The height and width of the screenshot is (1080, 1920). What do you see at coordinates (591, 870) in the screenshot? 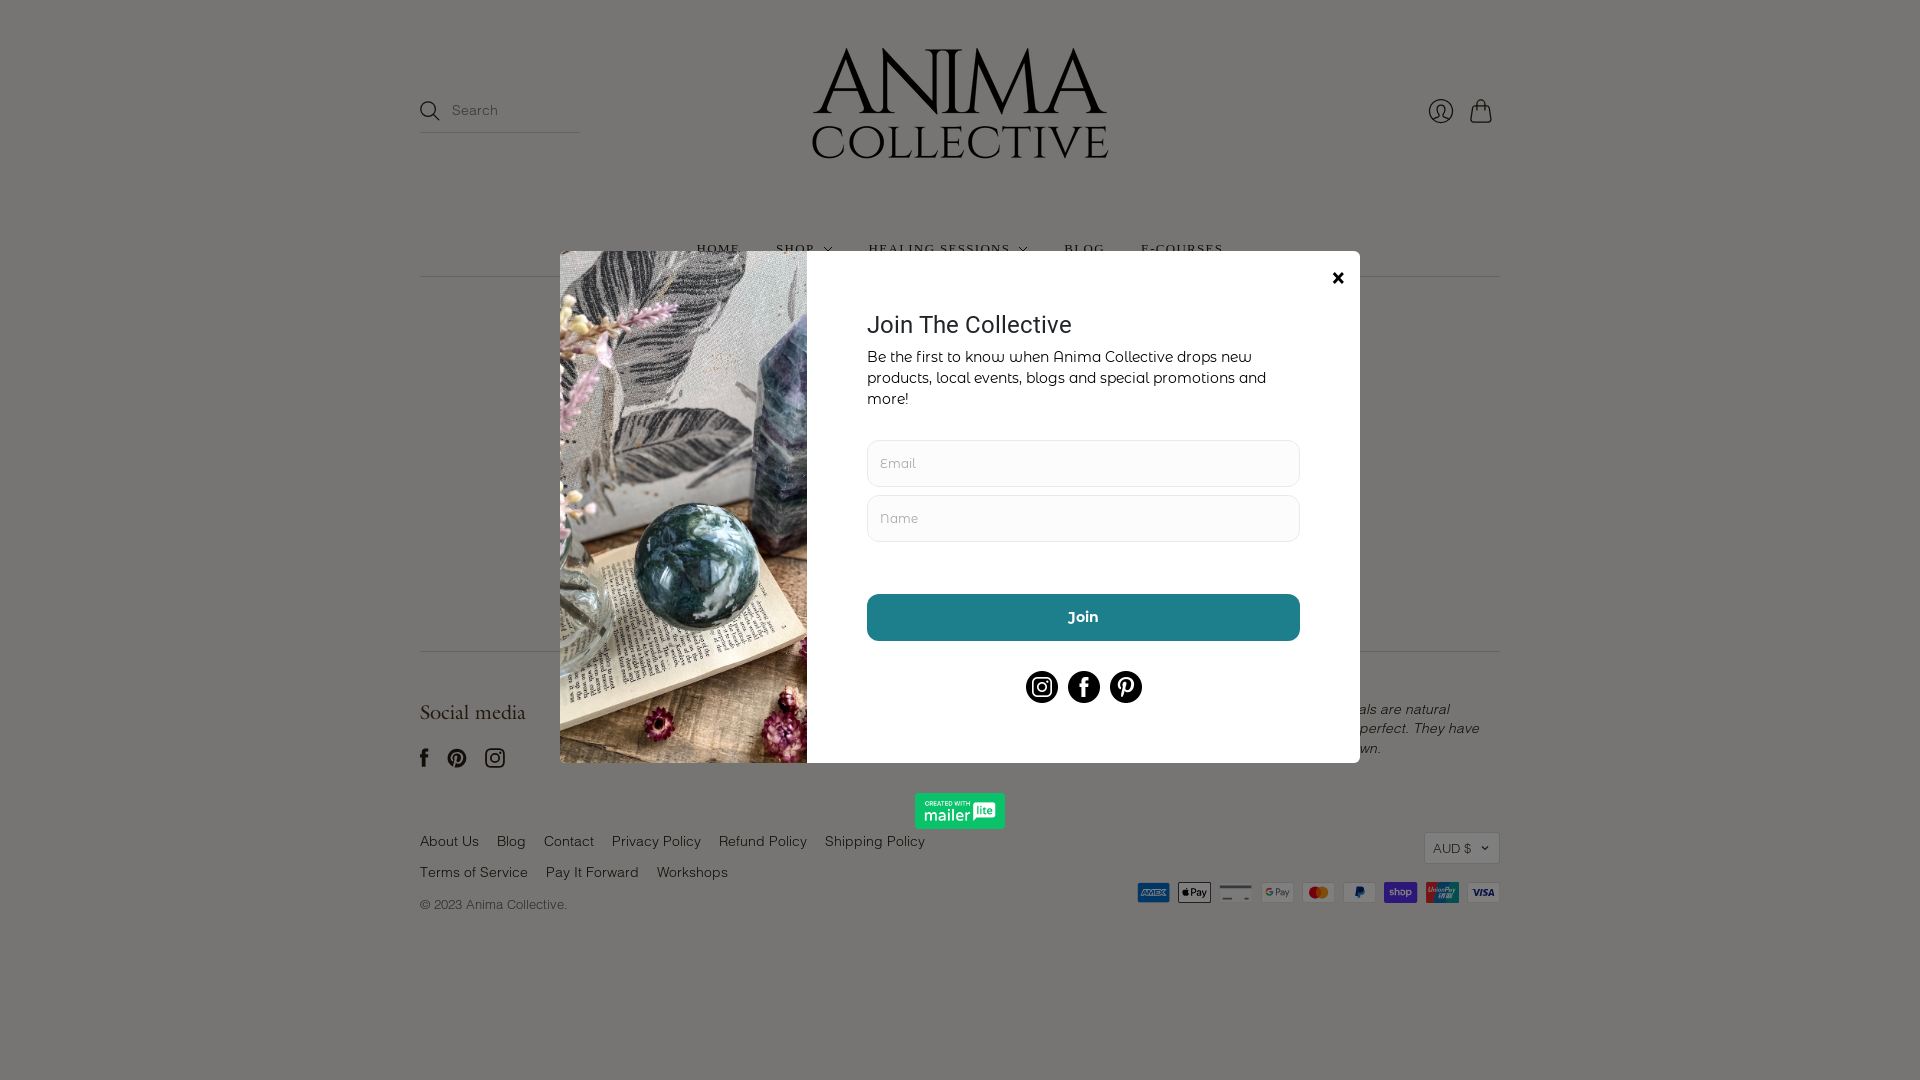
I see `'Pay It Forward'` at bounding box center [591, 870].